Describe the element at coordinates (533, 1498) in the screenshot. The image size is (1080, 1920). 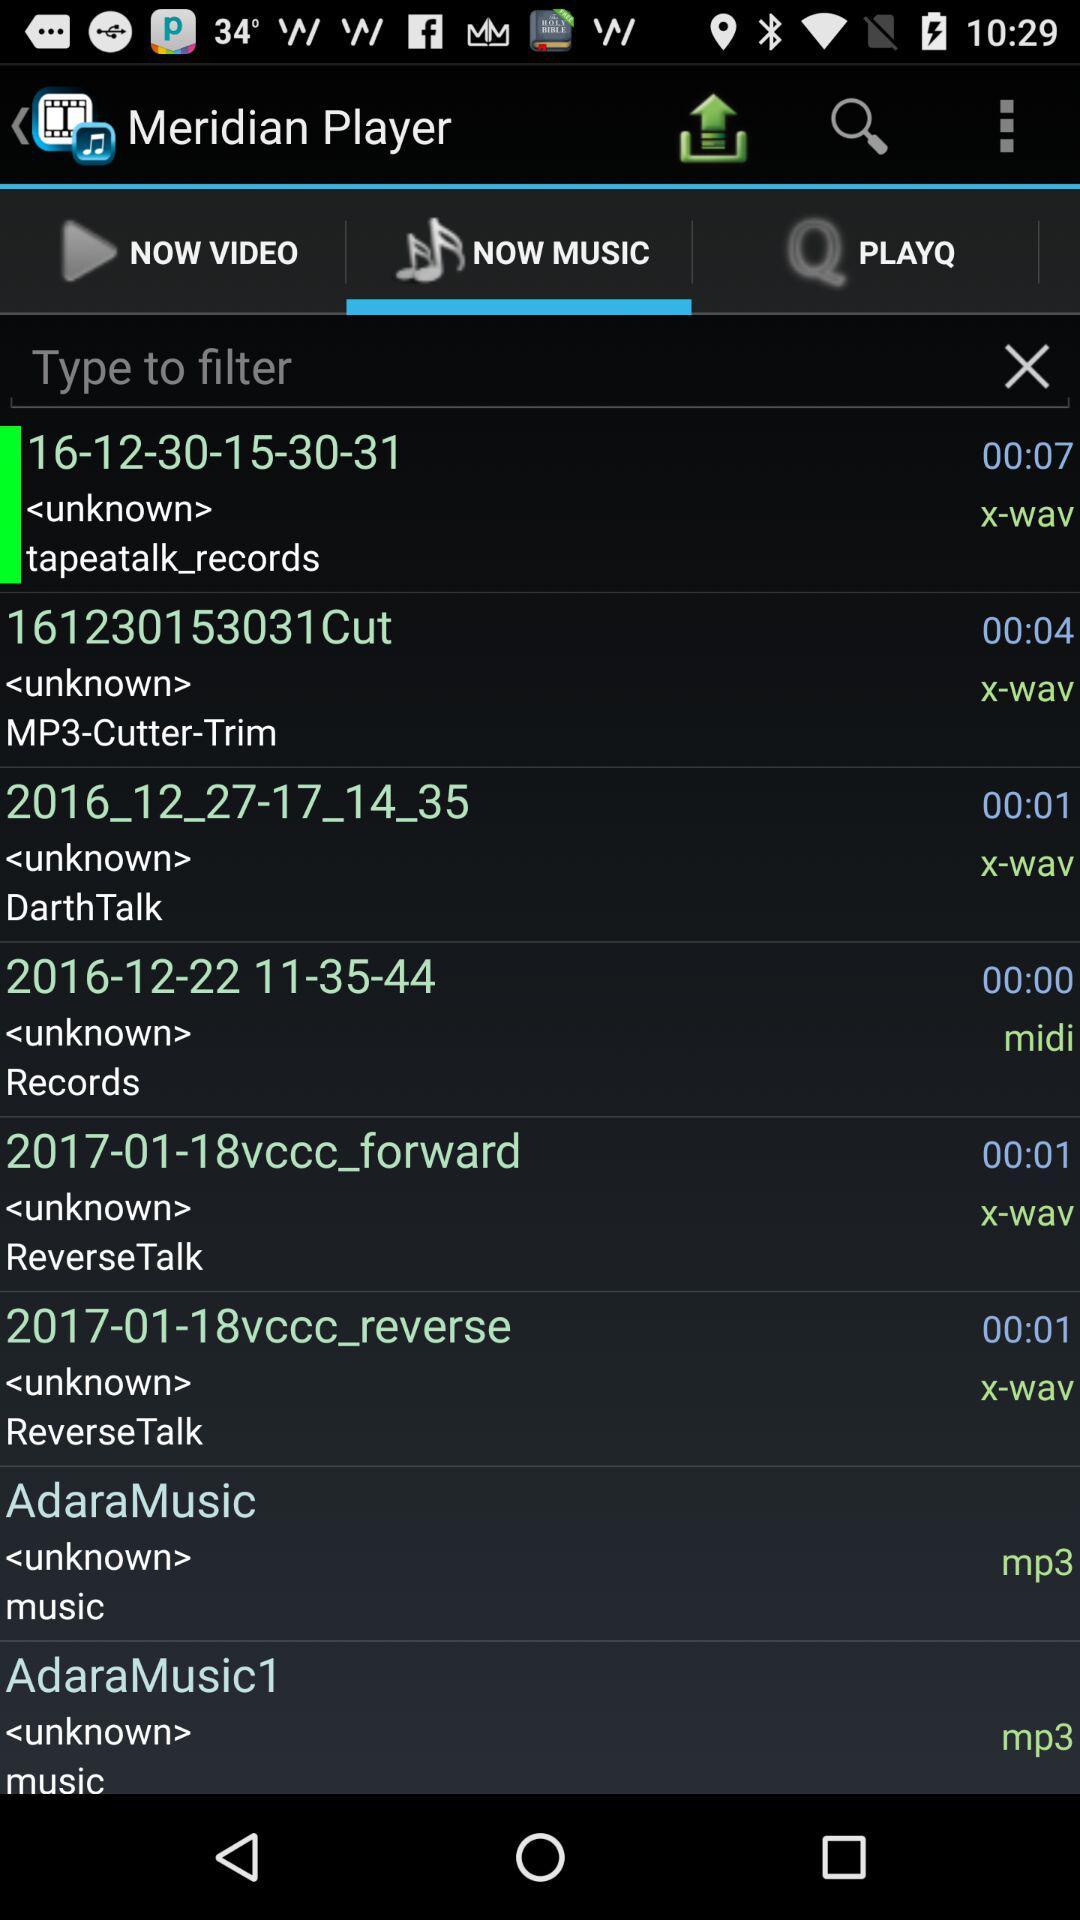
I see `icon above the <unknown>` at that location.